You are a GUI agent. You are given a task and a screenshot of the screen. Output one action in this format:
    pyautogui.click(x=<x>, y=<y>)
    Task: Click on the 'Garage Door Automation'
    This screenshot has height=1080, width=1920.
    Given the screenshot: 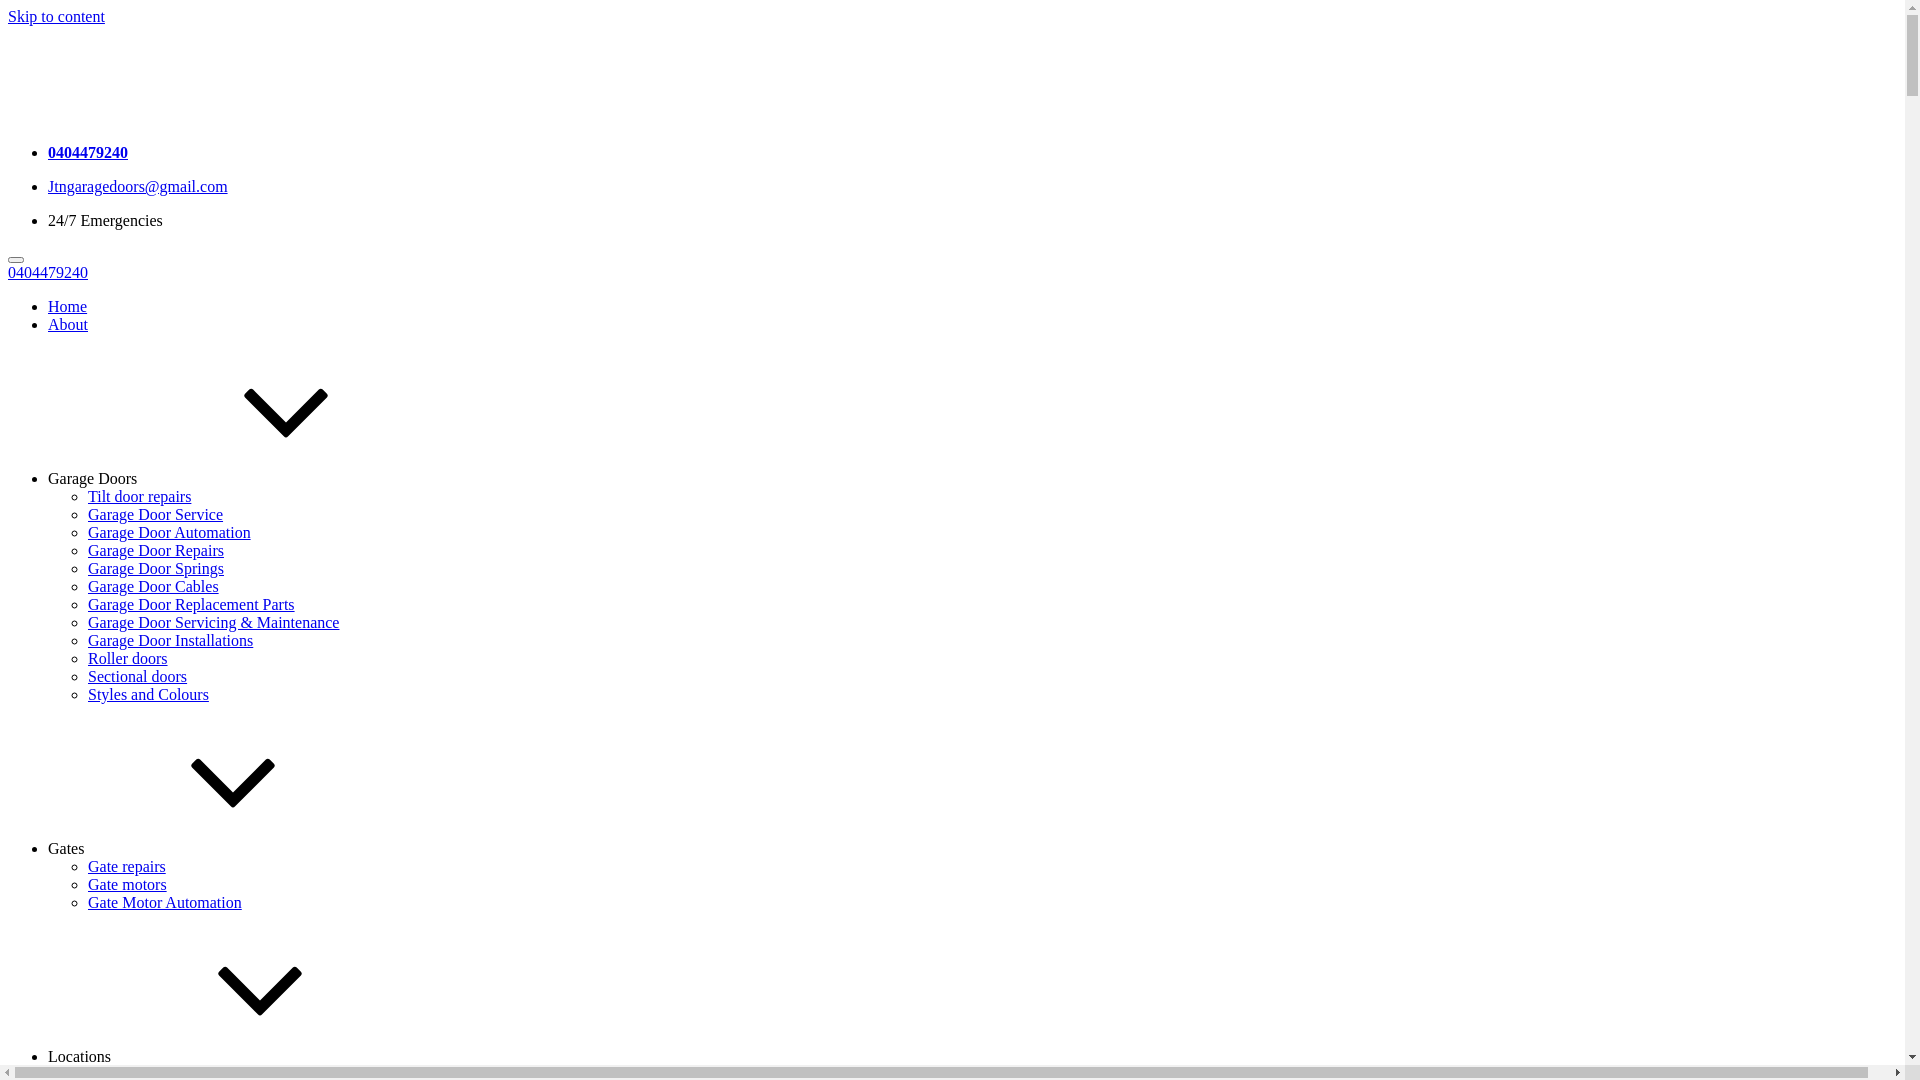 What is the action you would take?
    pyautogui.click(x=86, y=531)
    